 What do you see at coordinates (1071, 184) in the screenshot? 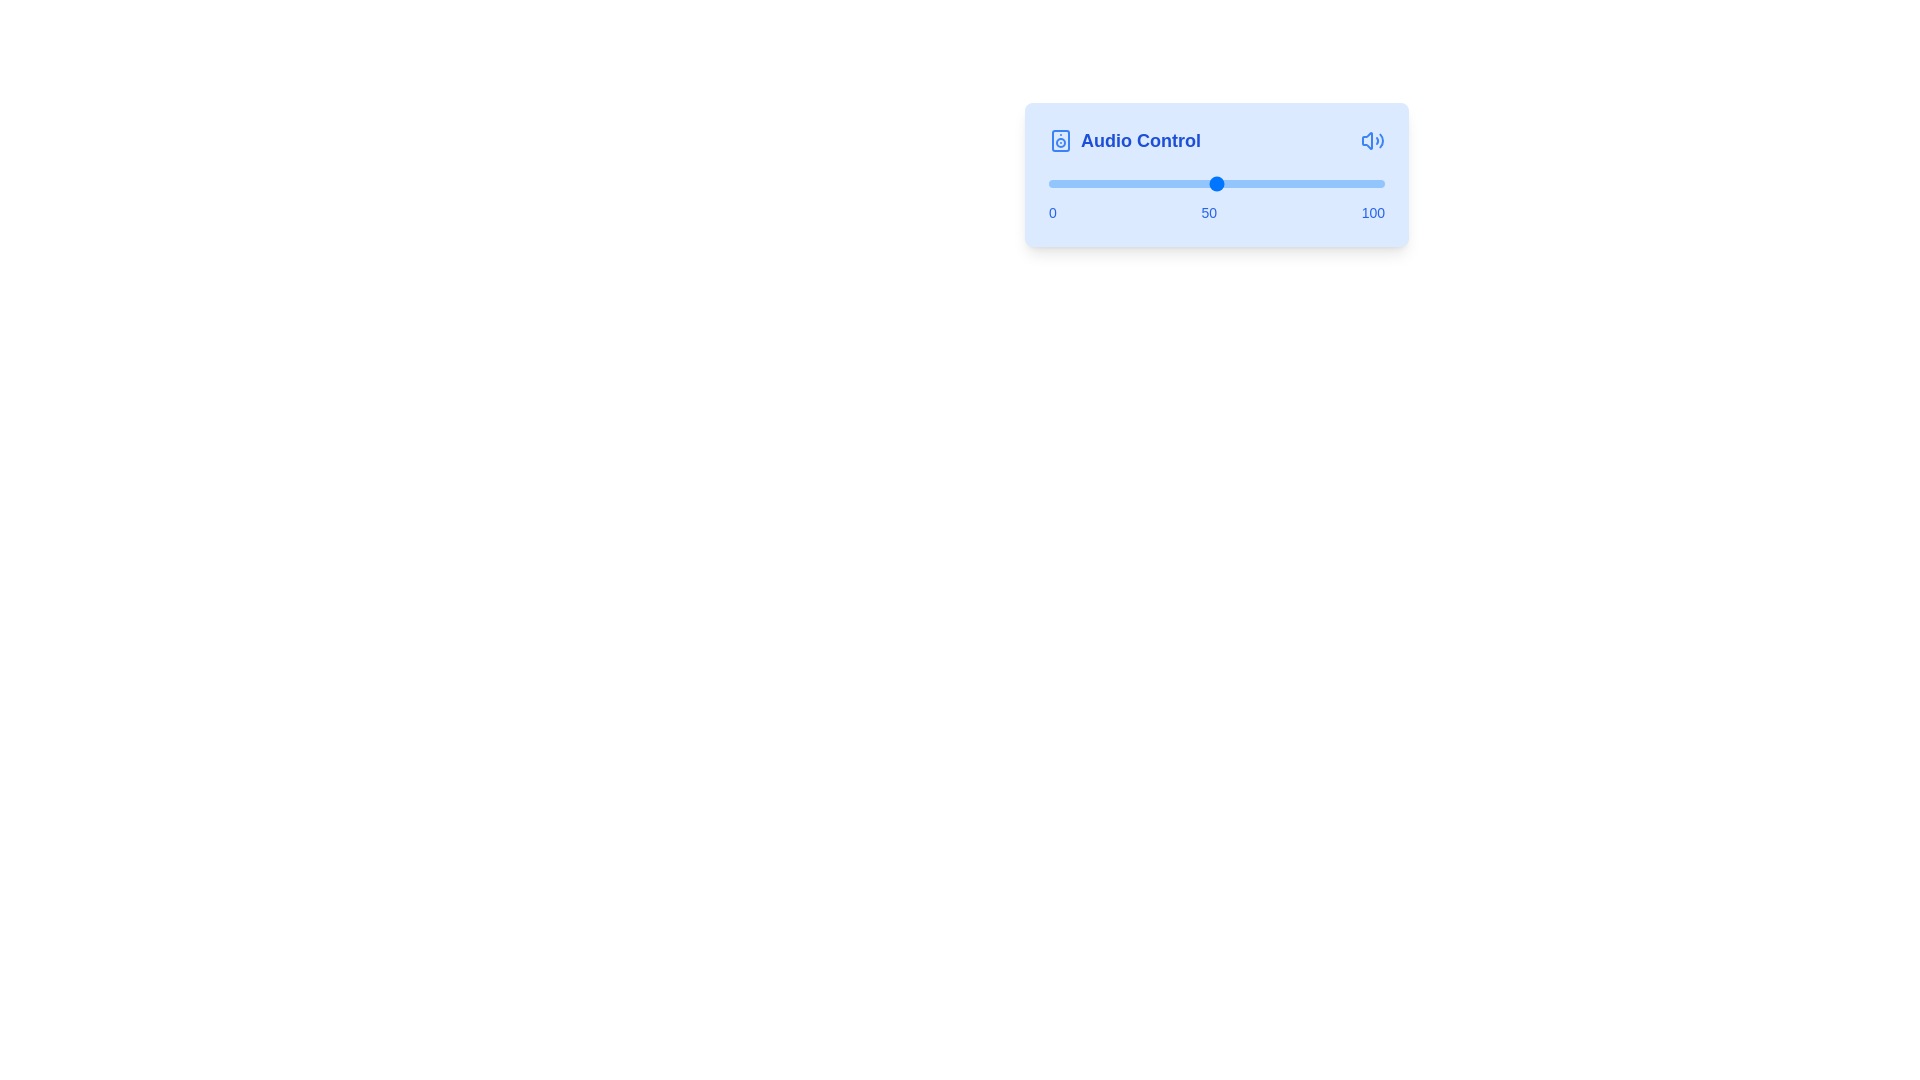
I see `the volume` at bounding box center [1071, 184].